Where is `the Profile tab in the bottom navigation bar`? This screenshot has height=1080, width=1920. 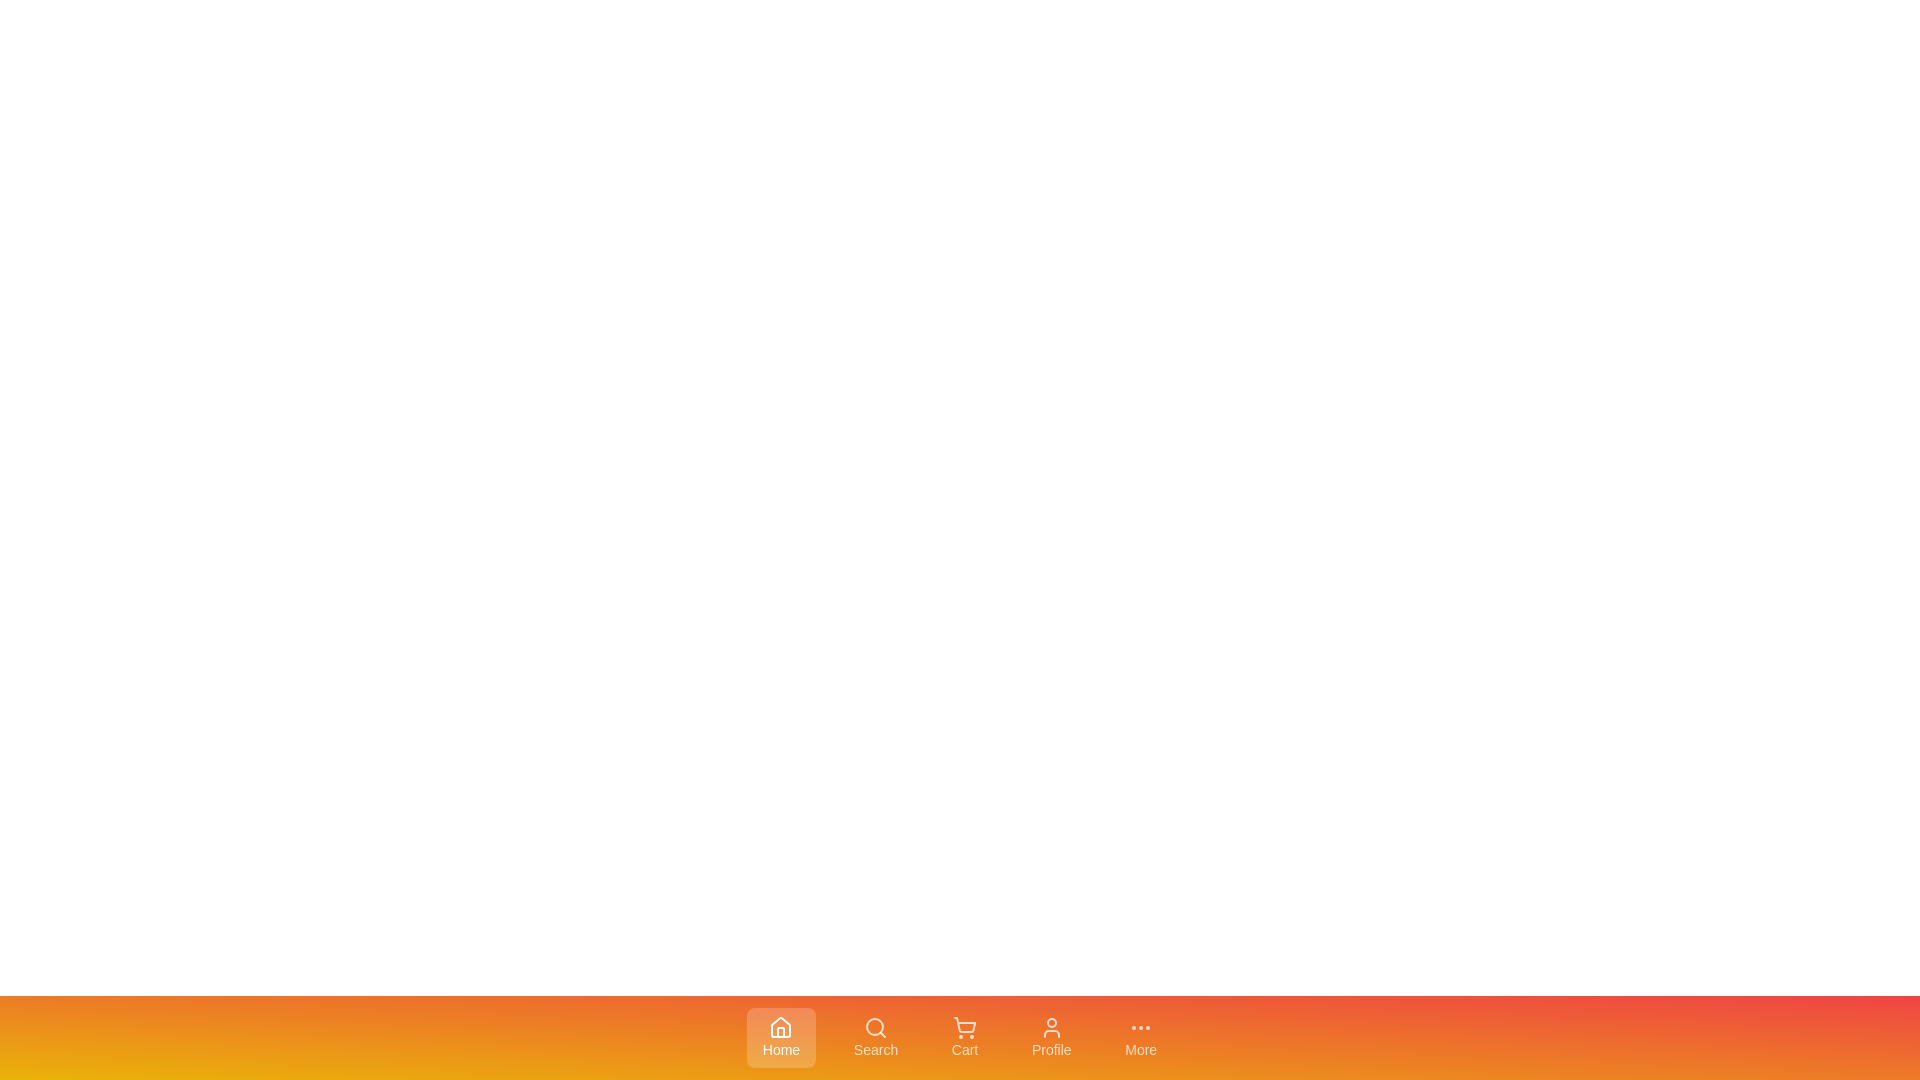 the Profile tab in the bottom navigation bar is located at coordinates (1050, 1036).